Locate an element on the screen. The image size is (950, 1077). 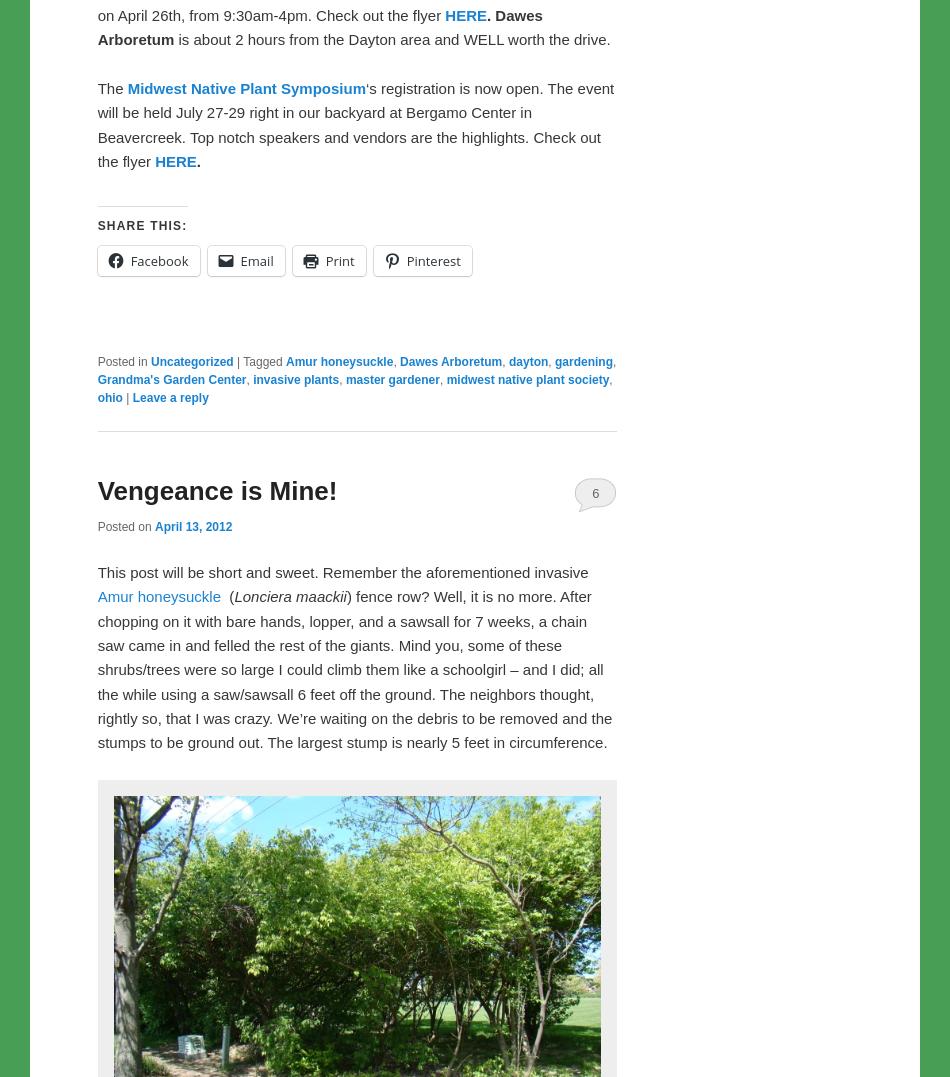
'Midwest Native Plant Symposium' is located at coordinates (127, 87).